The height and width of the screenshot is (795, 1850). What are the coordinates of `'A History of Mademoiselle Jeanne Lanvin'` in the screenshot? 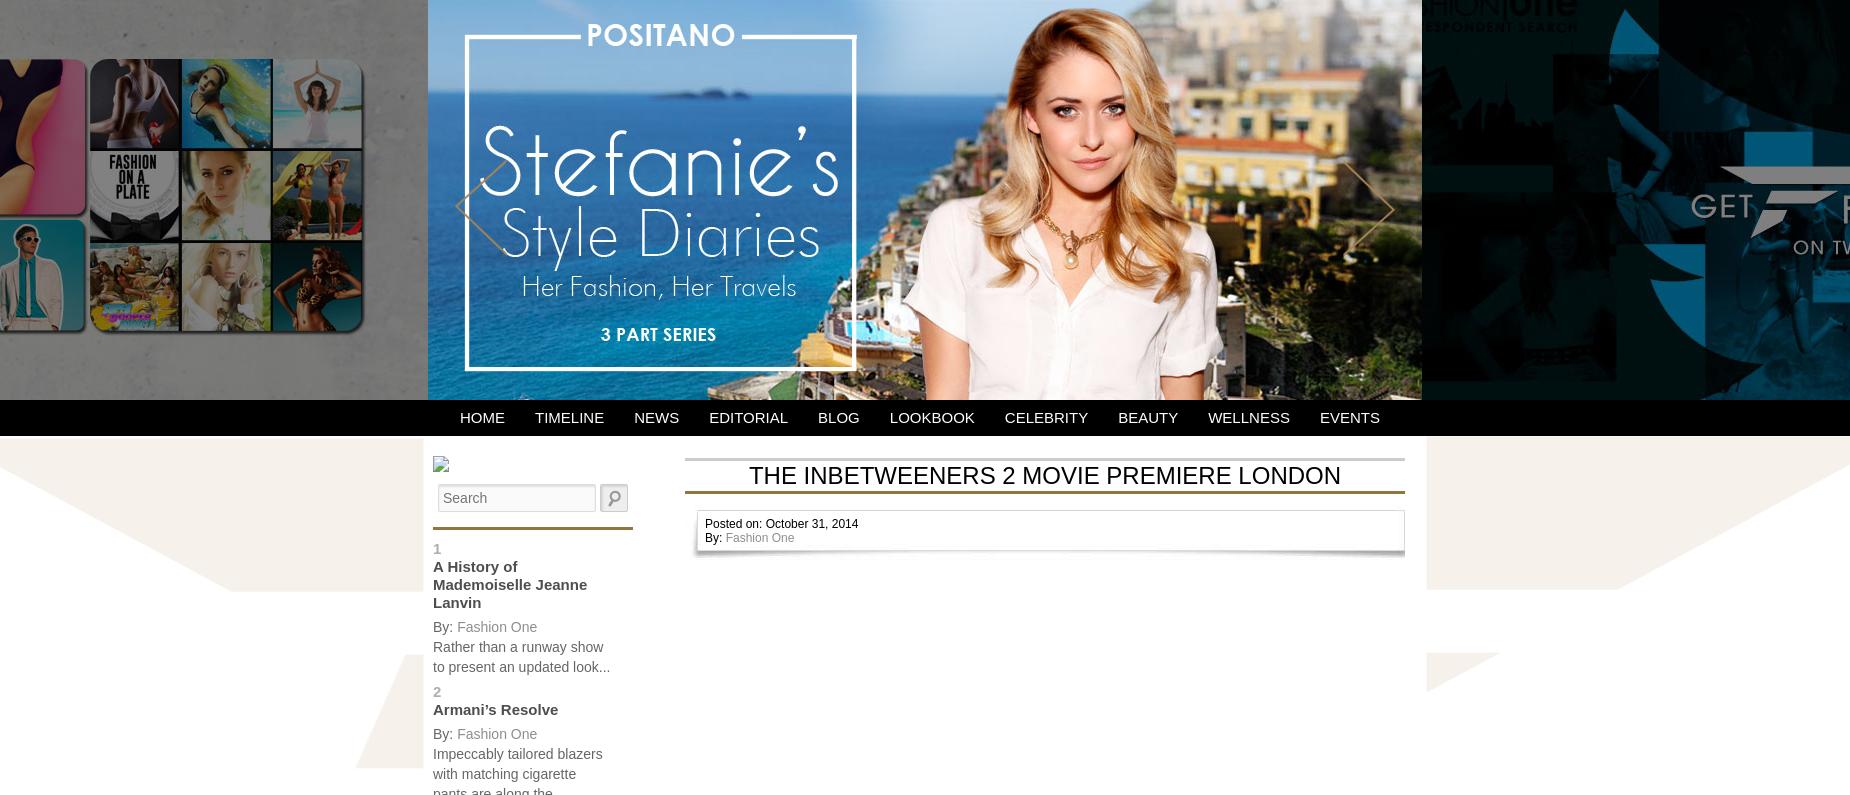 It's located at (510, 582).